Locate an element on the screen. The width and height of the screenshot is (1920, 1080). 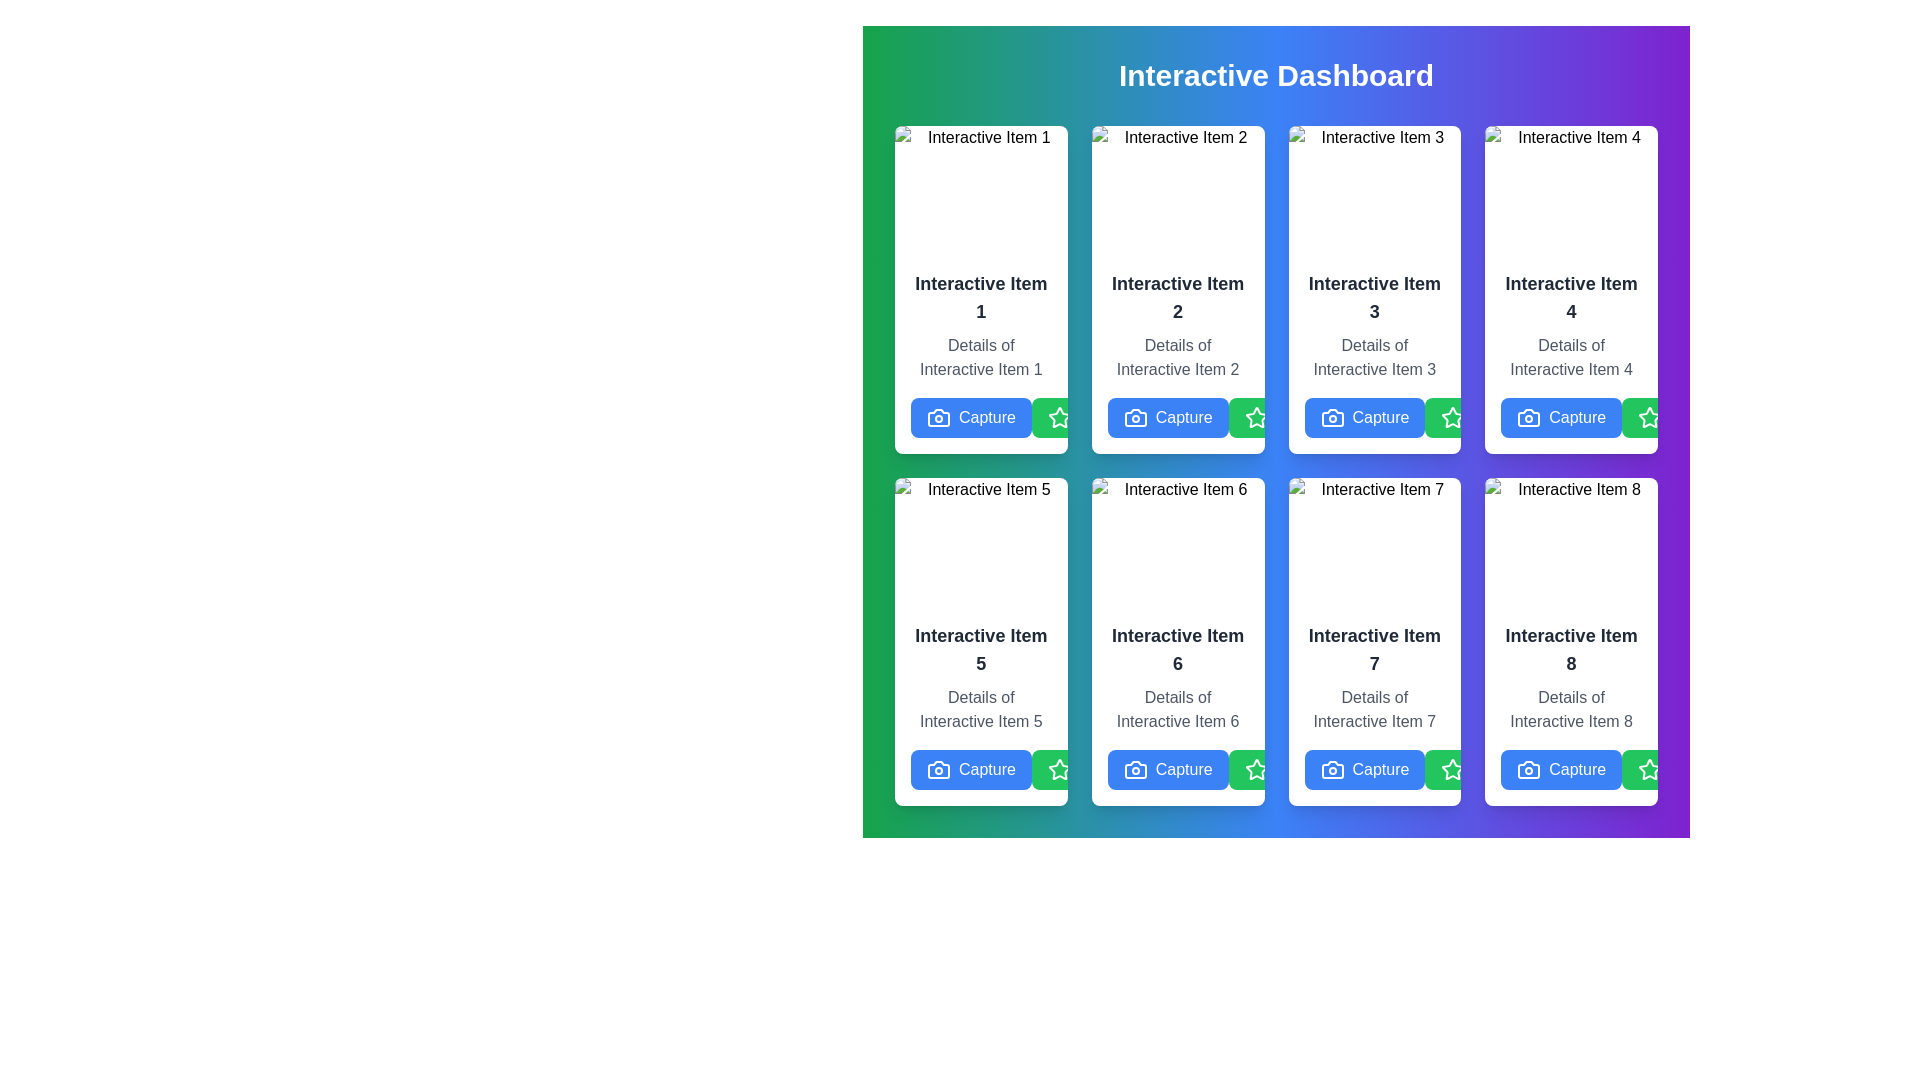
the 'Favorite' button located below 'Interactive Item 4' and to the right of the 'Capture' button is located at coordinates (1486, 416).